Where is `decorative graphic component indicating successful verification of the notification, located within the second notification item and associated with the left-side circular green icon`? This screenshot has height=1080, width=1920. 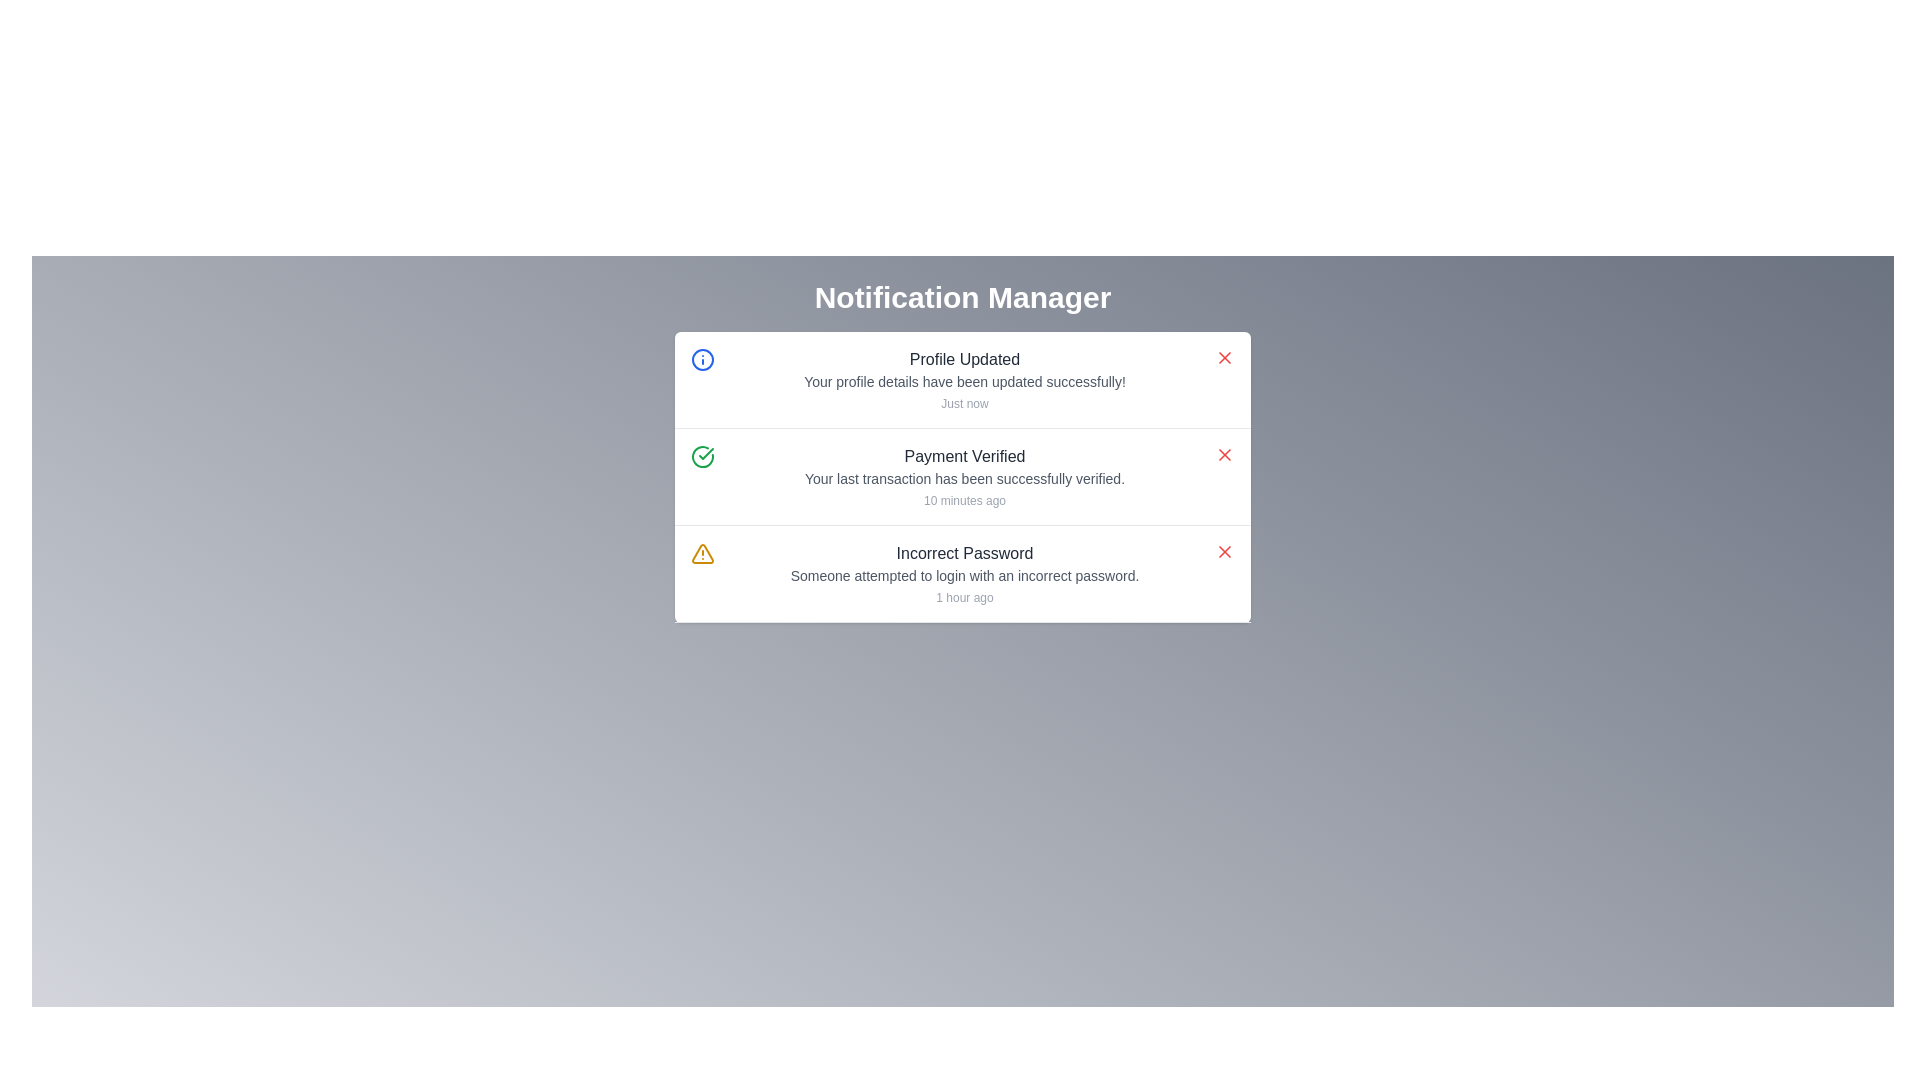
decorative graphic component indicating successful verification of the notification, located within the second notification item and associated with the left-side circular green icon is located at coordinates (702, 456).